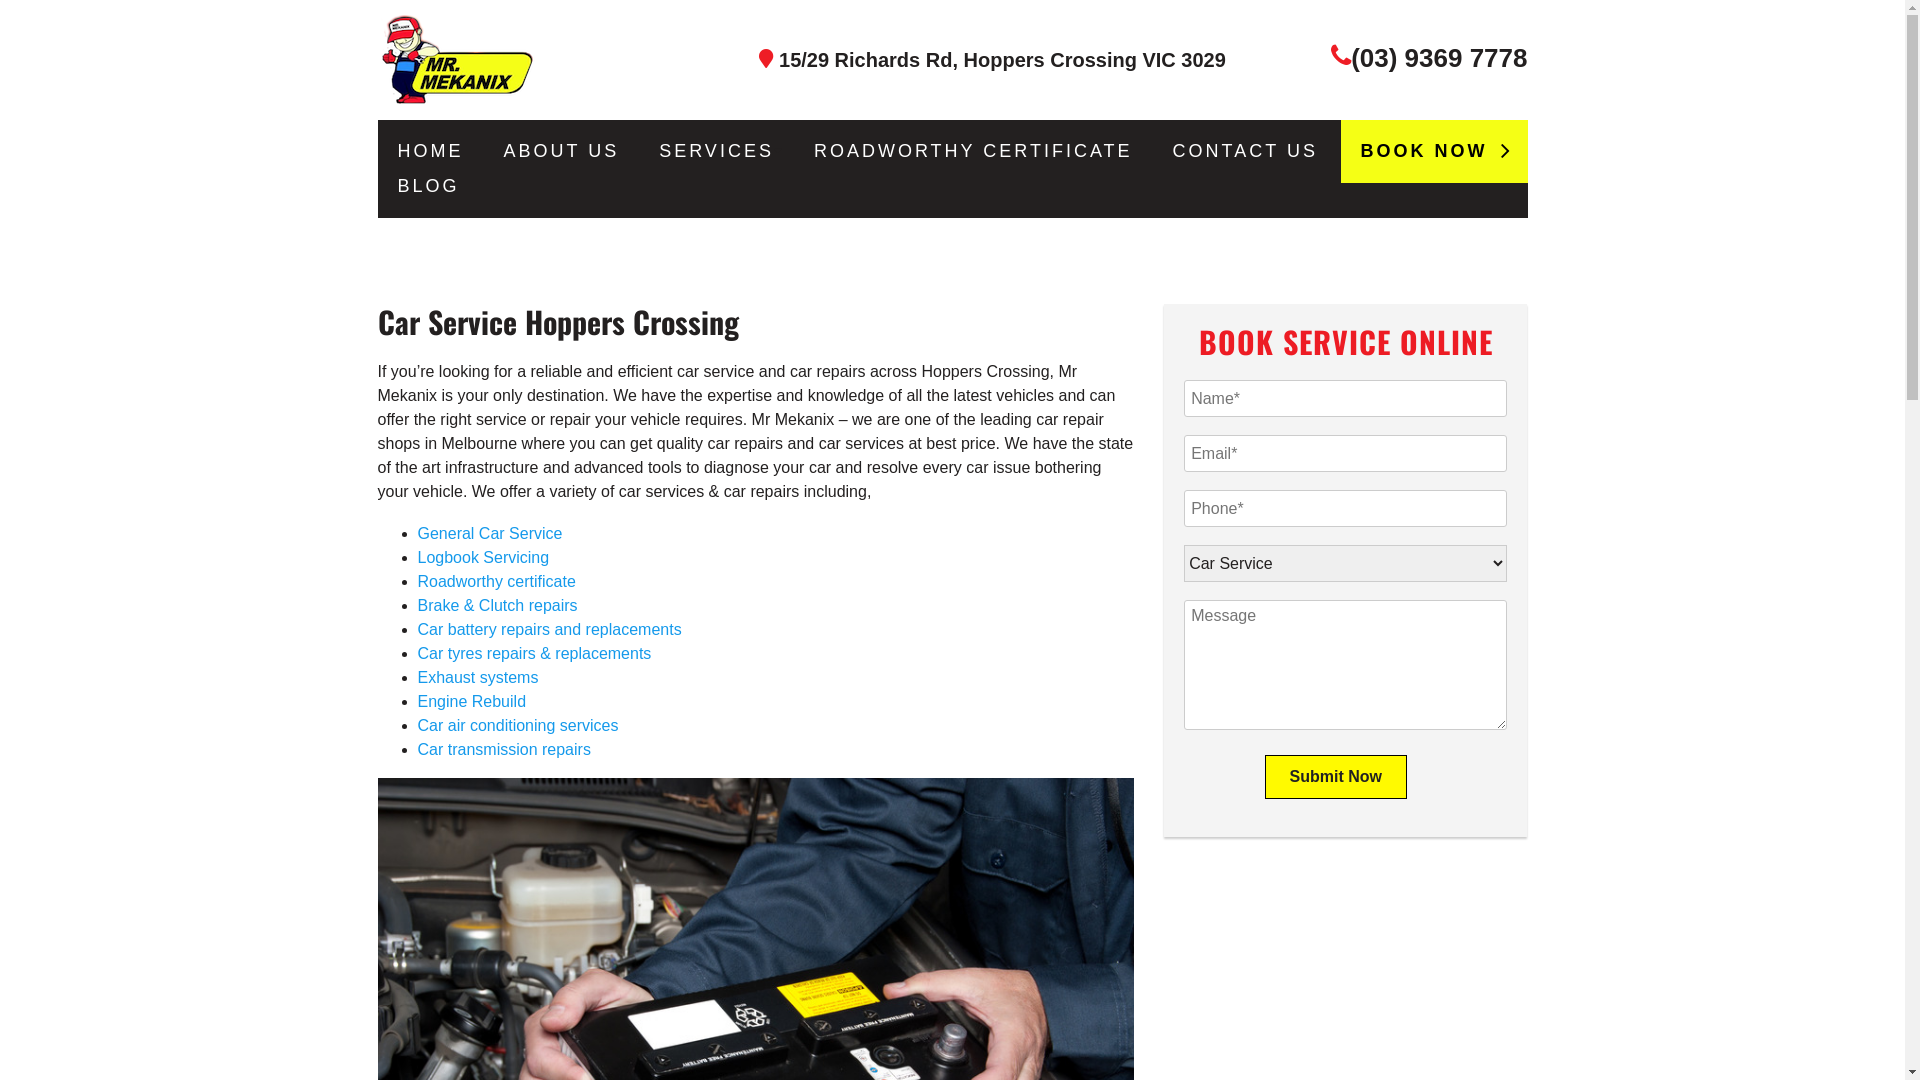 The width and height of the screenshot is (1920, 1080). What do you see at coordinates (427, 186) in the screenshot?
I see `'BLOG'` at bounding box center [427, 186].